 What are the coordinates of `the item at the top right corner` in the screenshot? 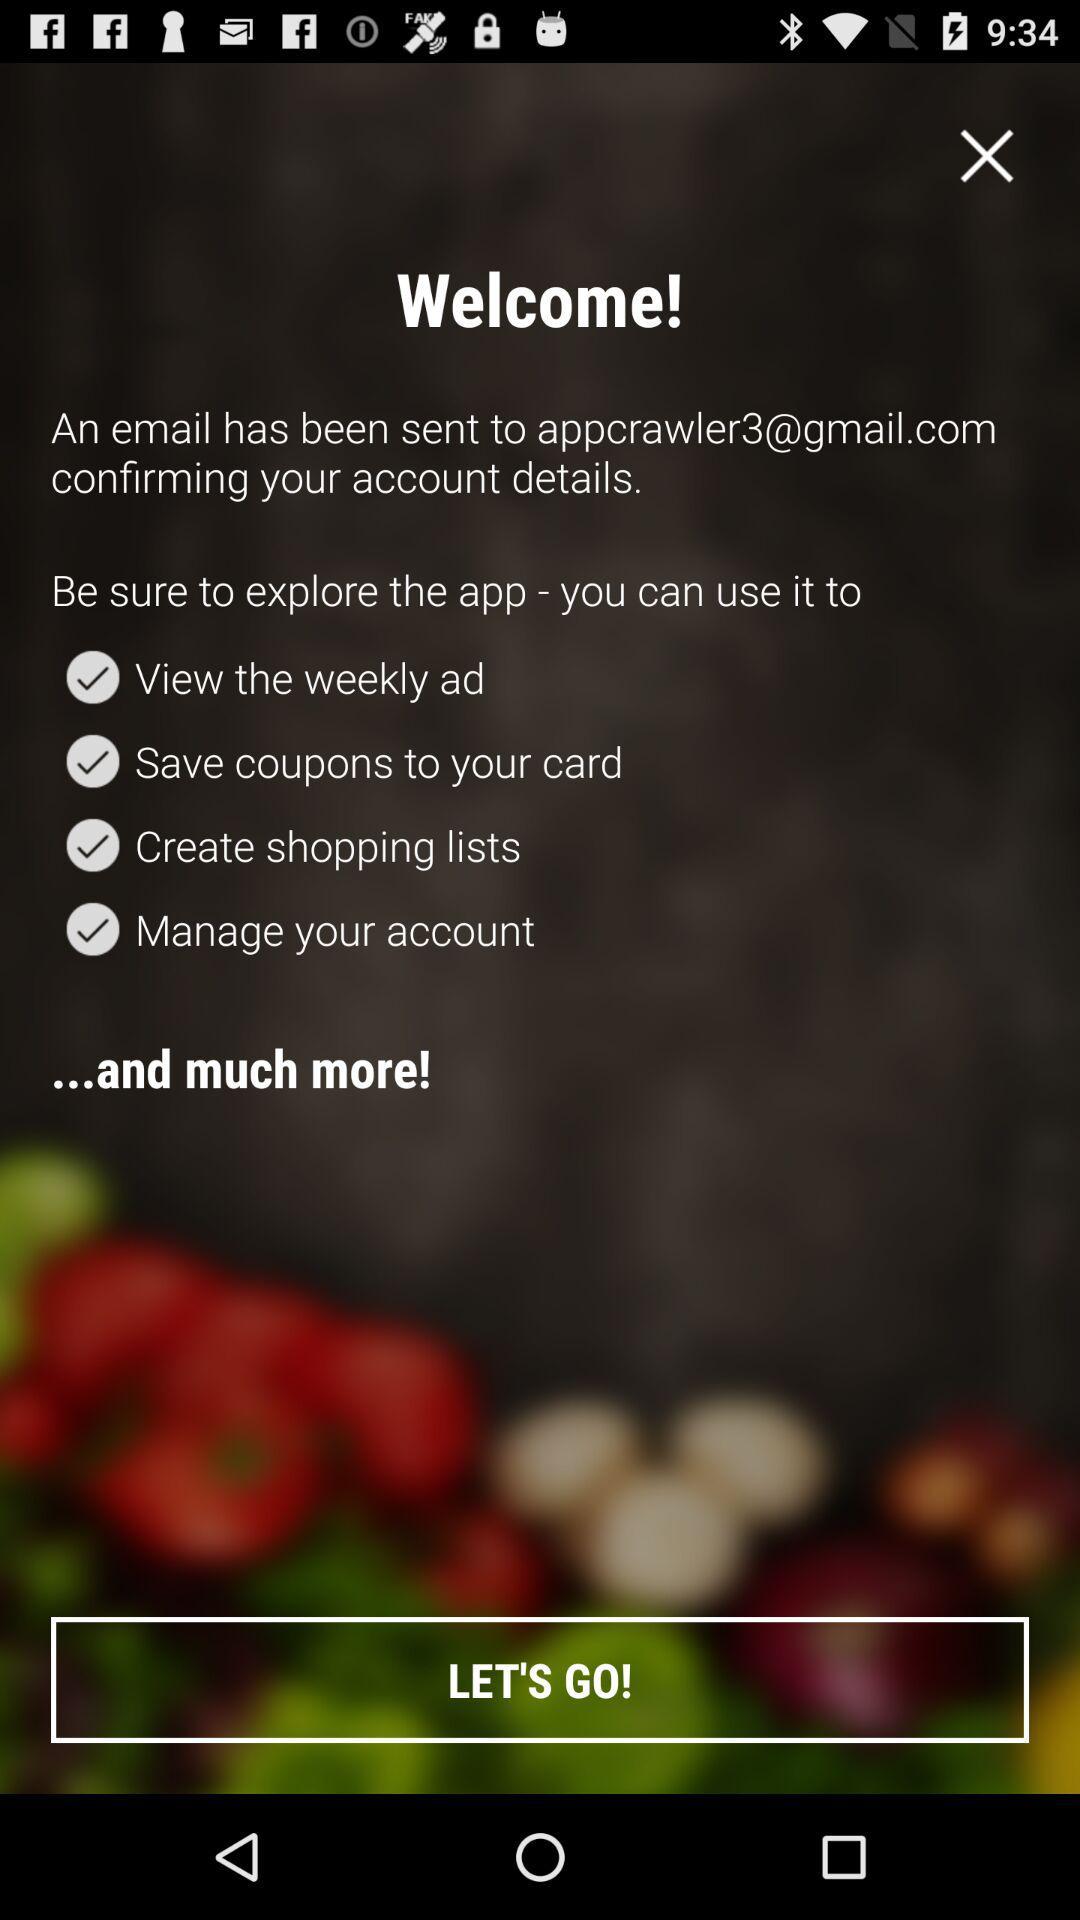 It's located at (986, 154).